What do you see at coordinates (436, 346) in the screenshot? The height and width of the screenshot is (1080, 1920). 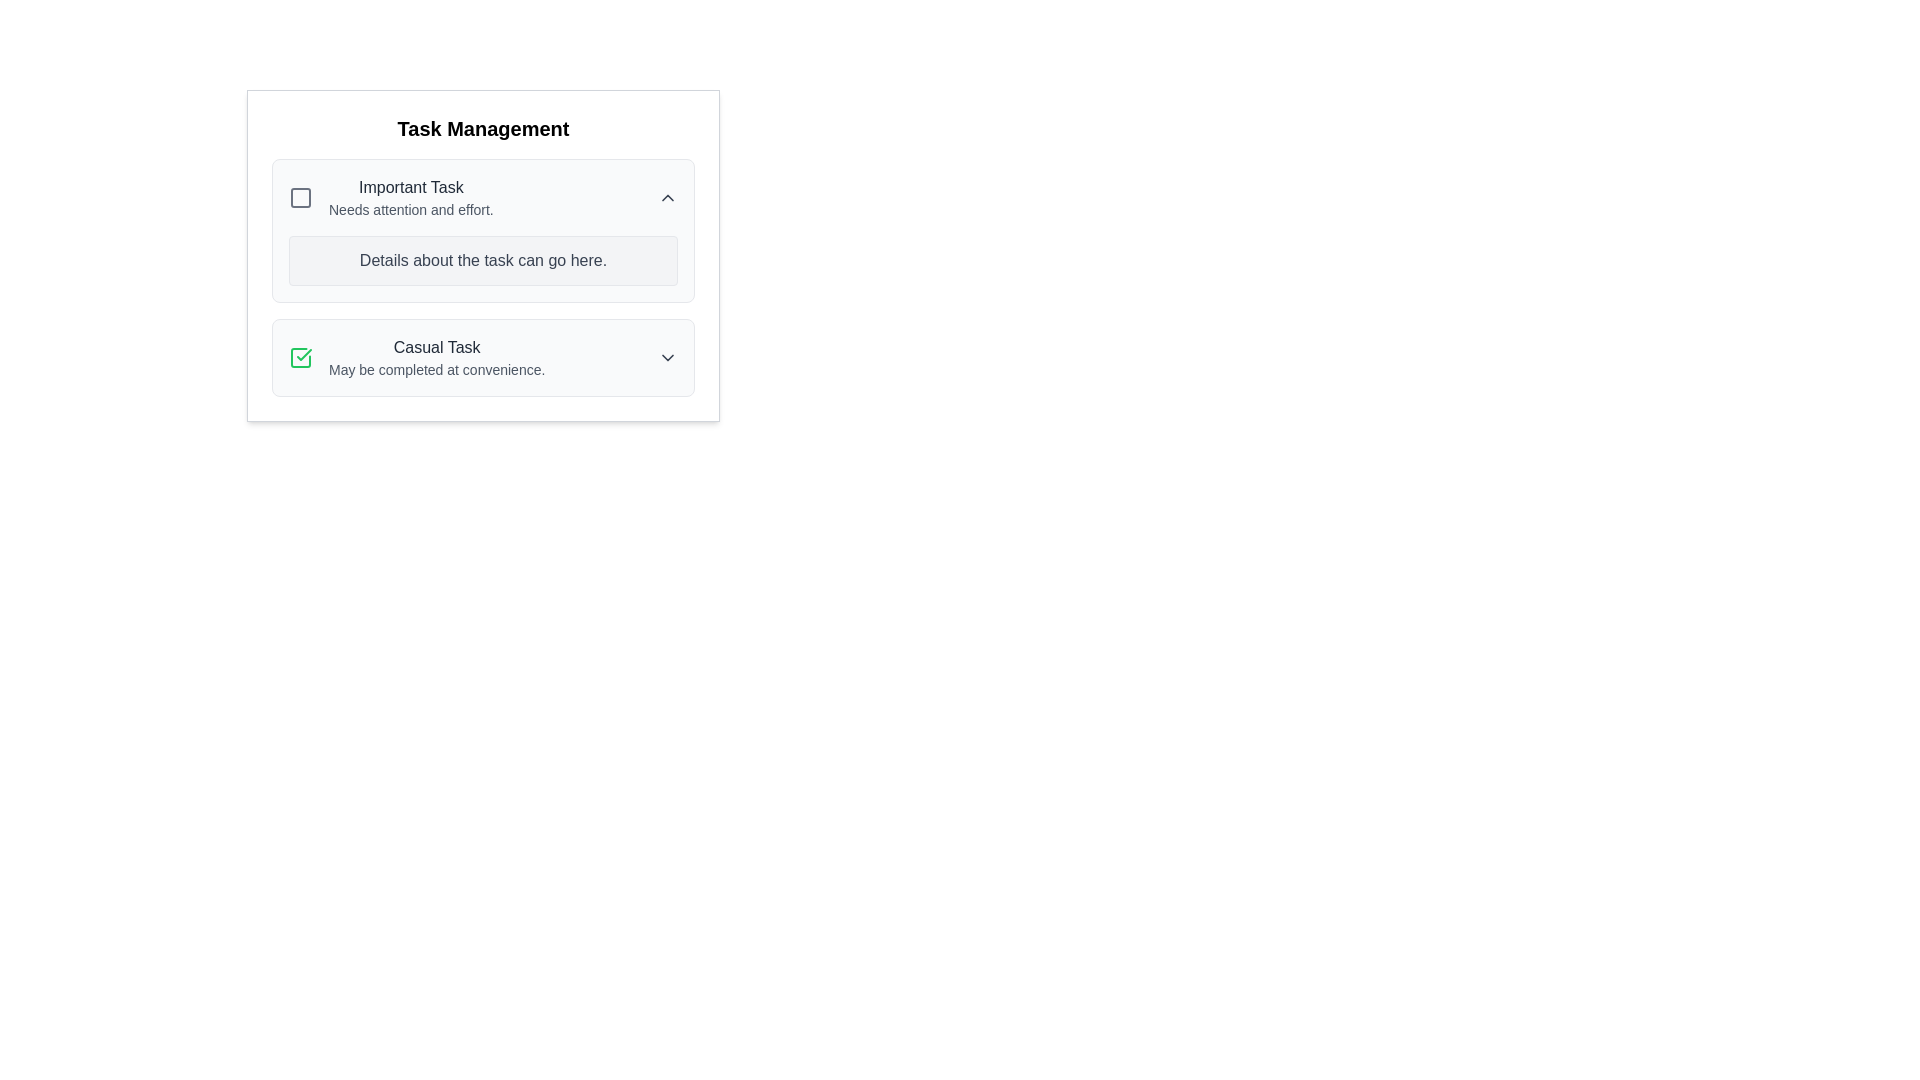 I see `the static text label that serves as a title for the task category in the 'Task Management' section, positioned above the description 'May be completed at convenience.'` at bounding box center [436, 346].